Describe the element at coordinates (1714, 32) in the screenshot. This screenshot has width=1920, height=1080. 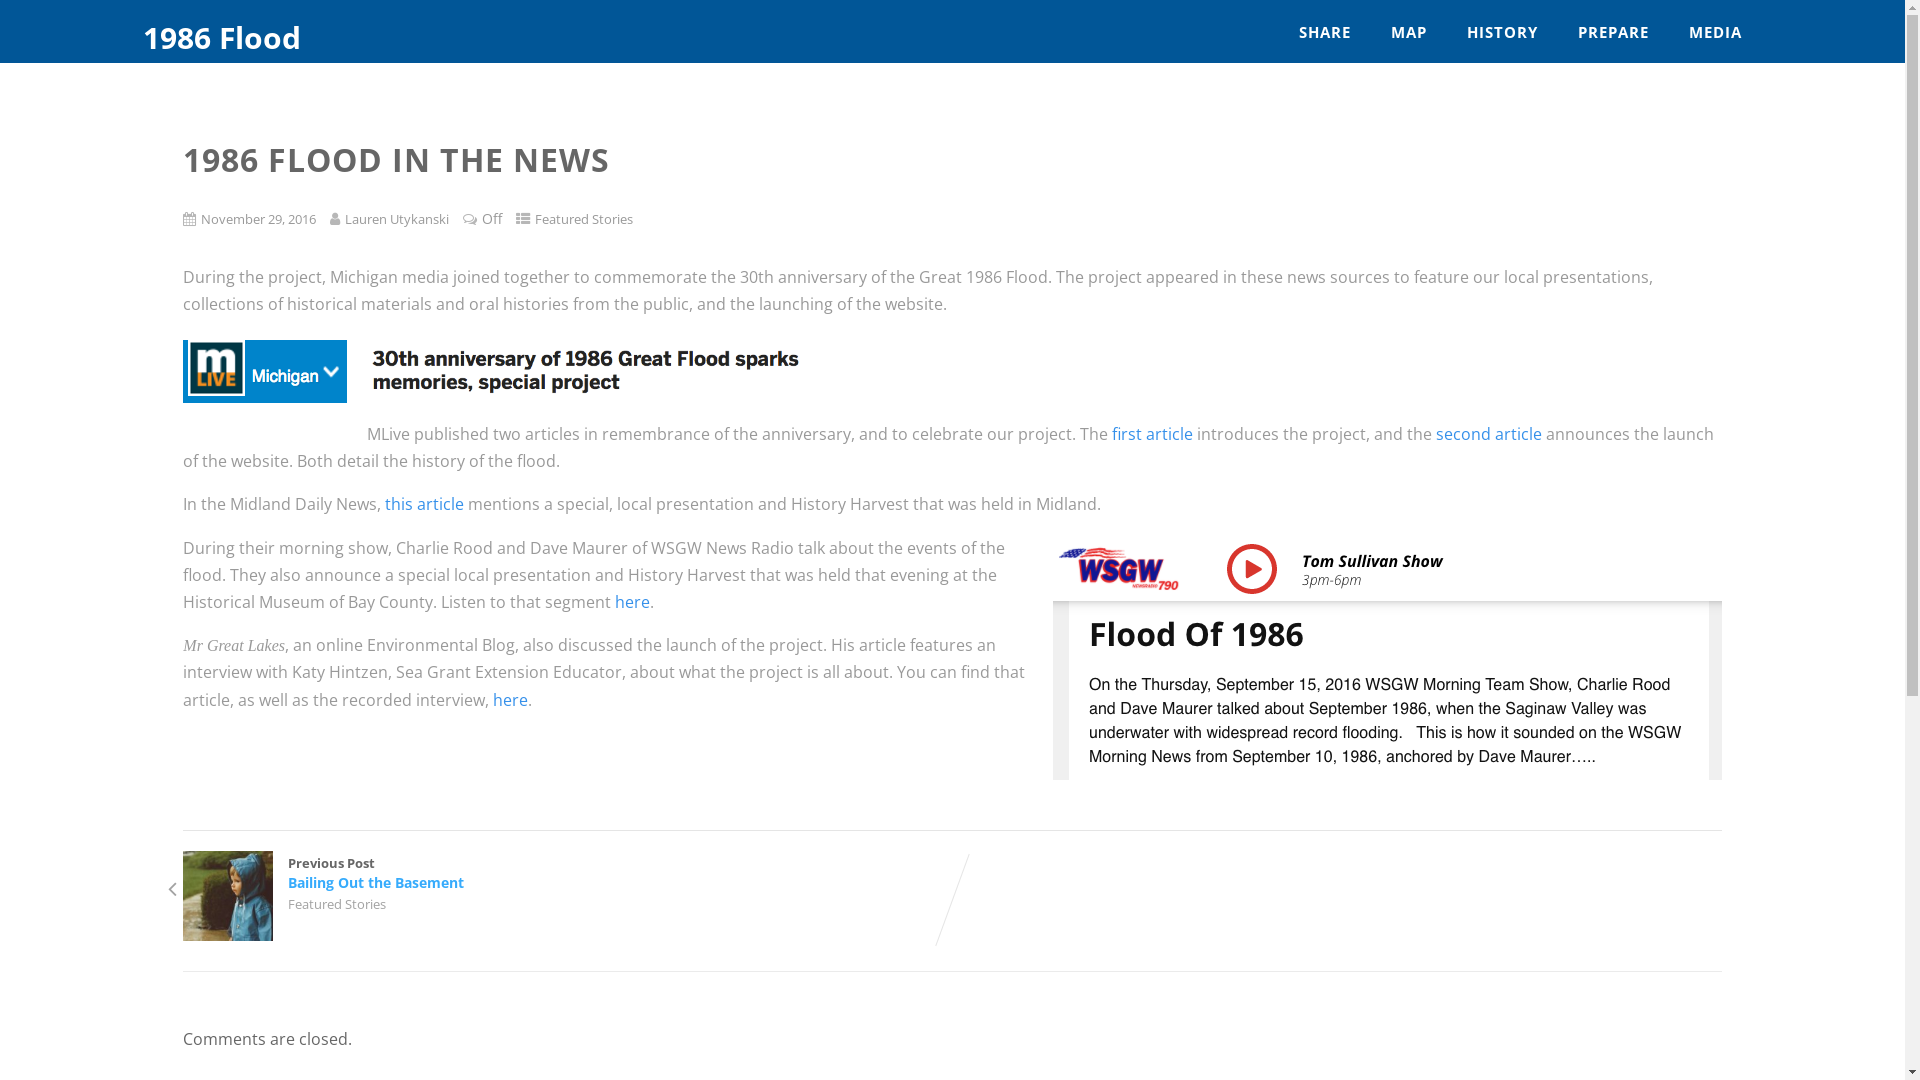
I see `'MEDIA'` at that location.